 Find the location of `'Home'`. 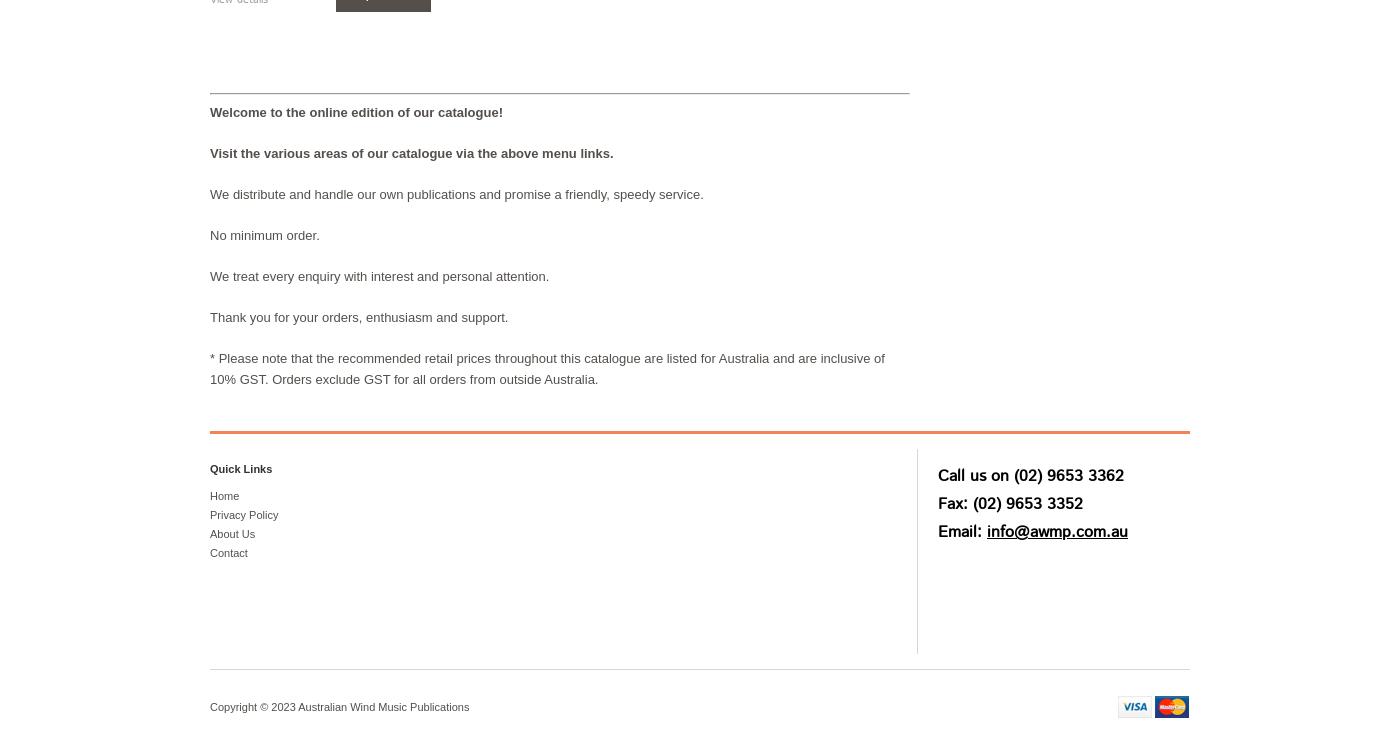

'Home' is located at coordinates (224, 495).